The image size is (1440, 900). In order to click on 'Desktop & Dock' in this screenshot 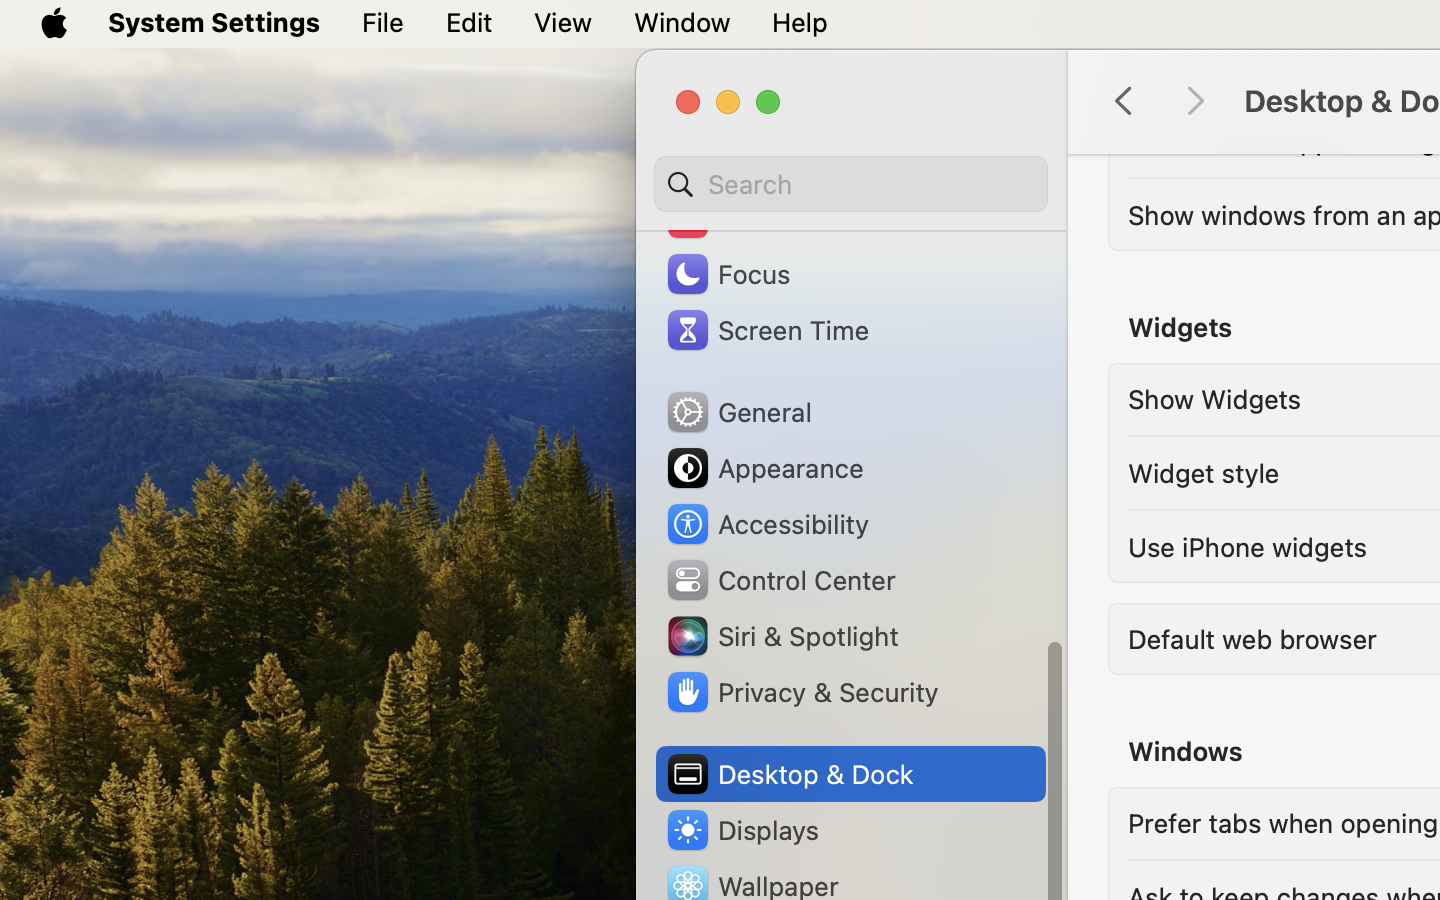, I will do `click(788, 773)`.